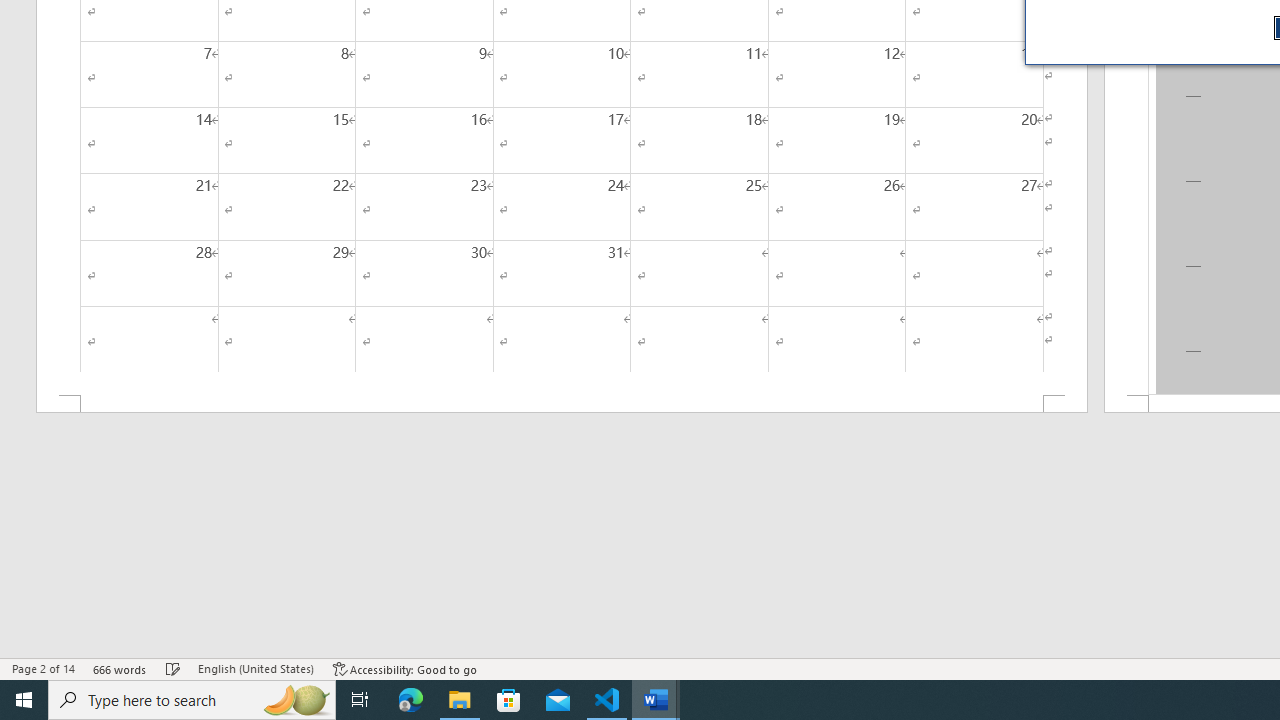  I want to click on 'Word - 2 running windows', so click(656, 698).